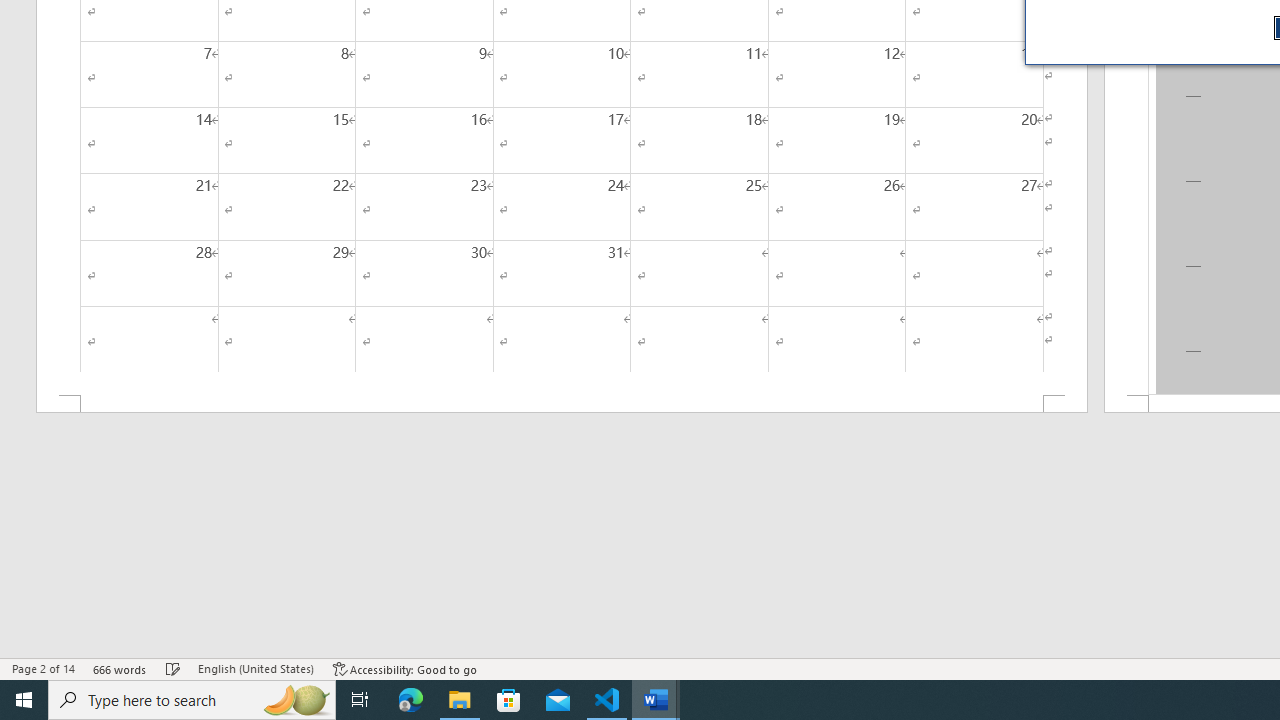  I want to click on 'Word - 2 running windows', so click(656, 698).